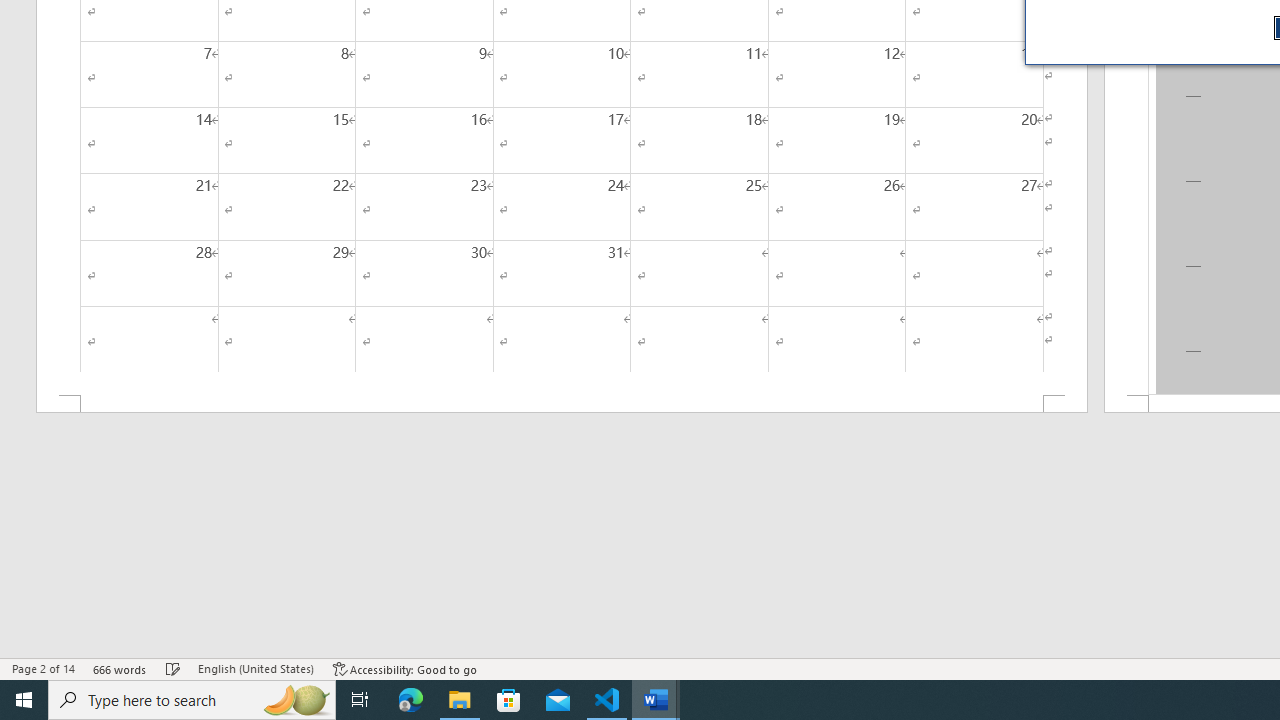  I want to click on 'Word - 2 running windows', so click(656, 698).